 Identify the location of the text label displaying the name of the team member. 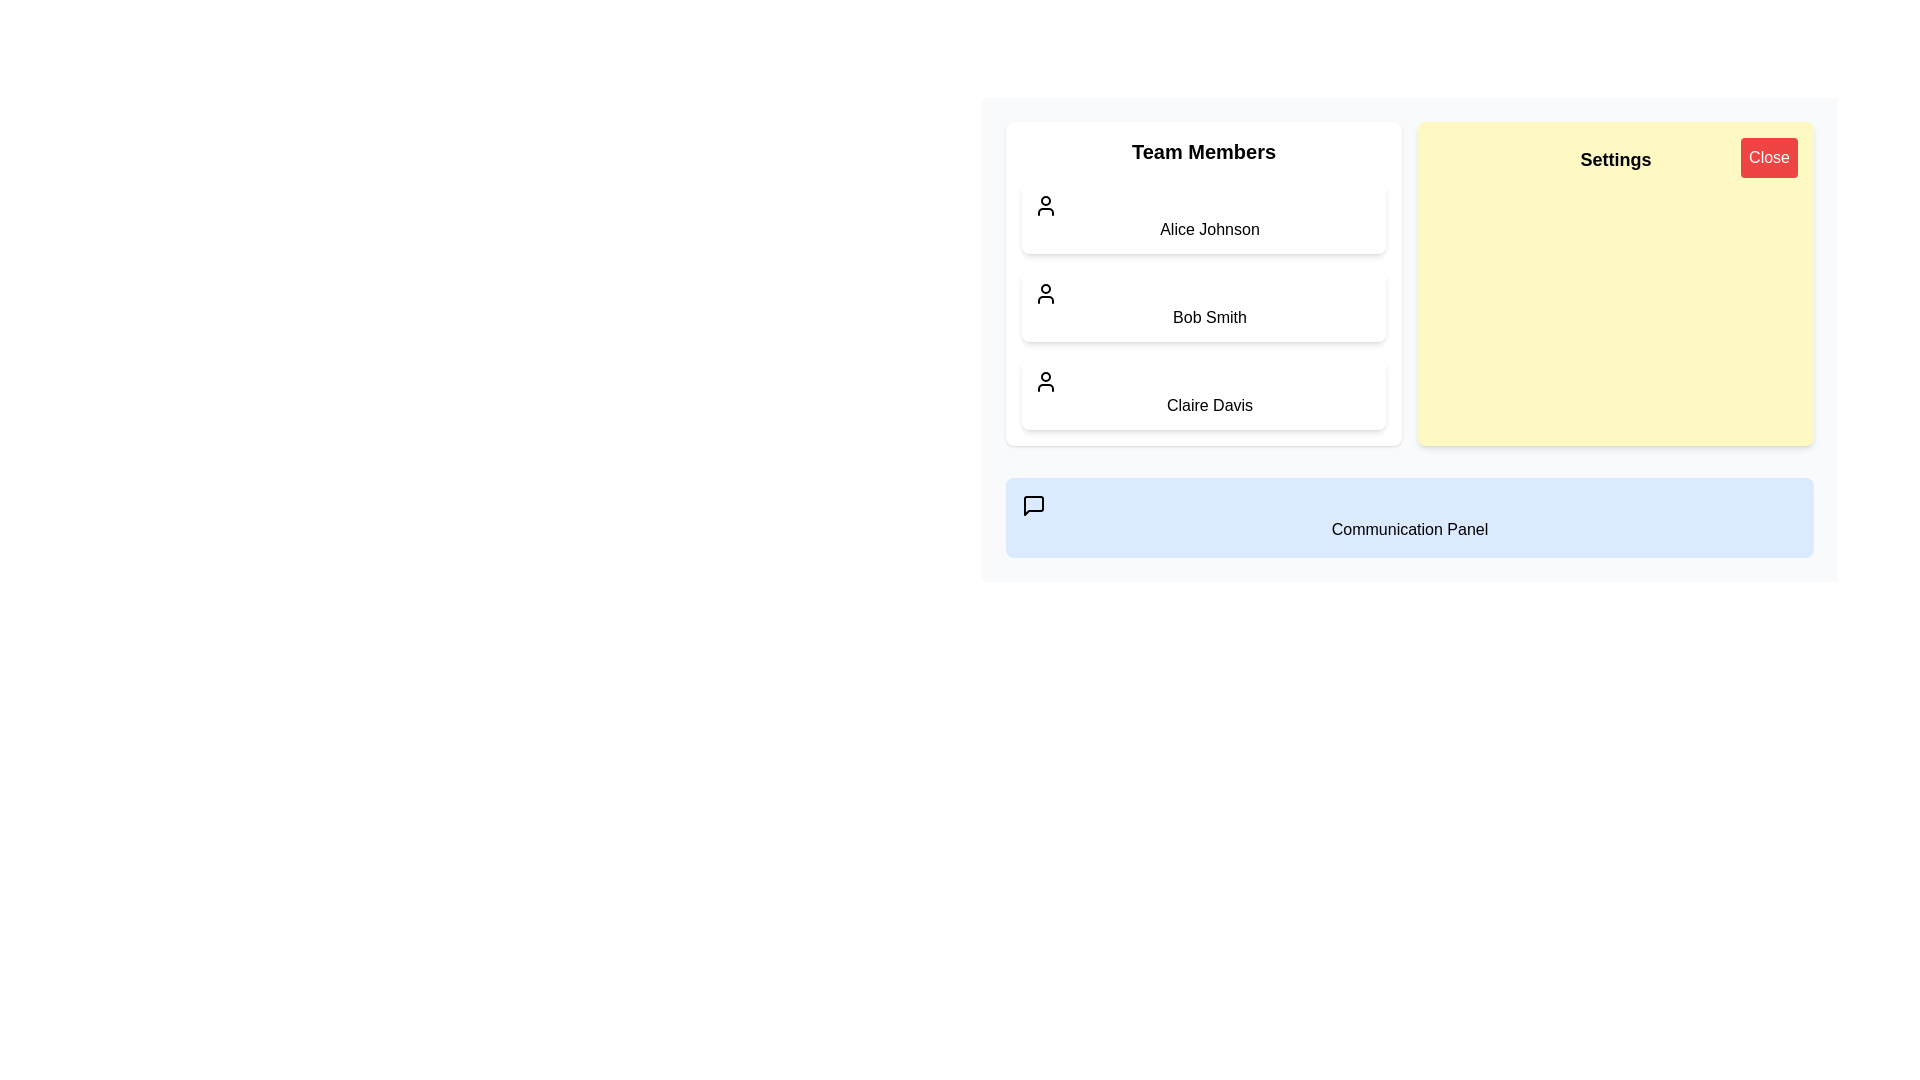
(1208, 316).